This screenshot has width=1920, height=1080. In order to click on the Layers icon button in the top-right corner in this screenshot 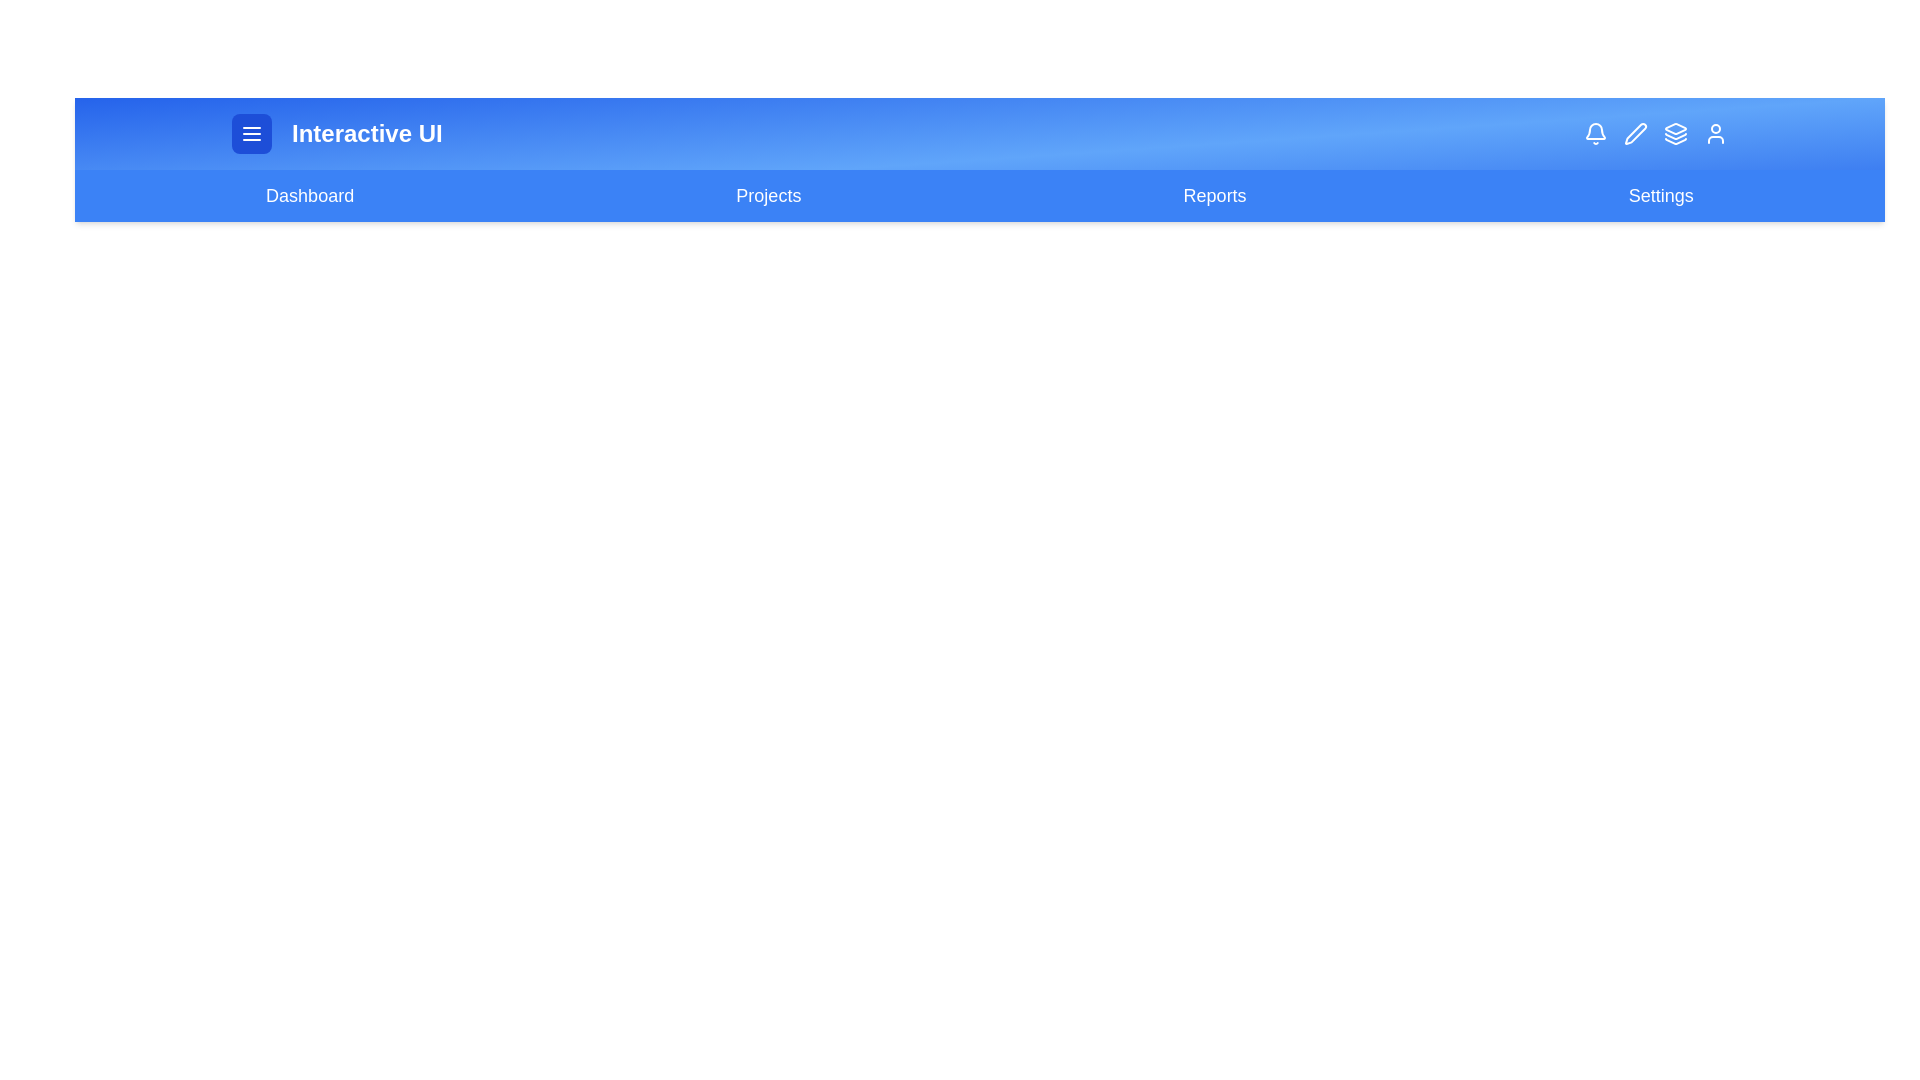, I will do `click(1675, 134)`.